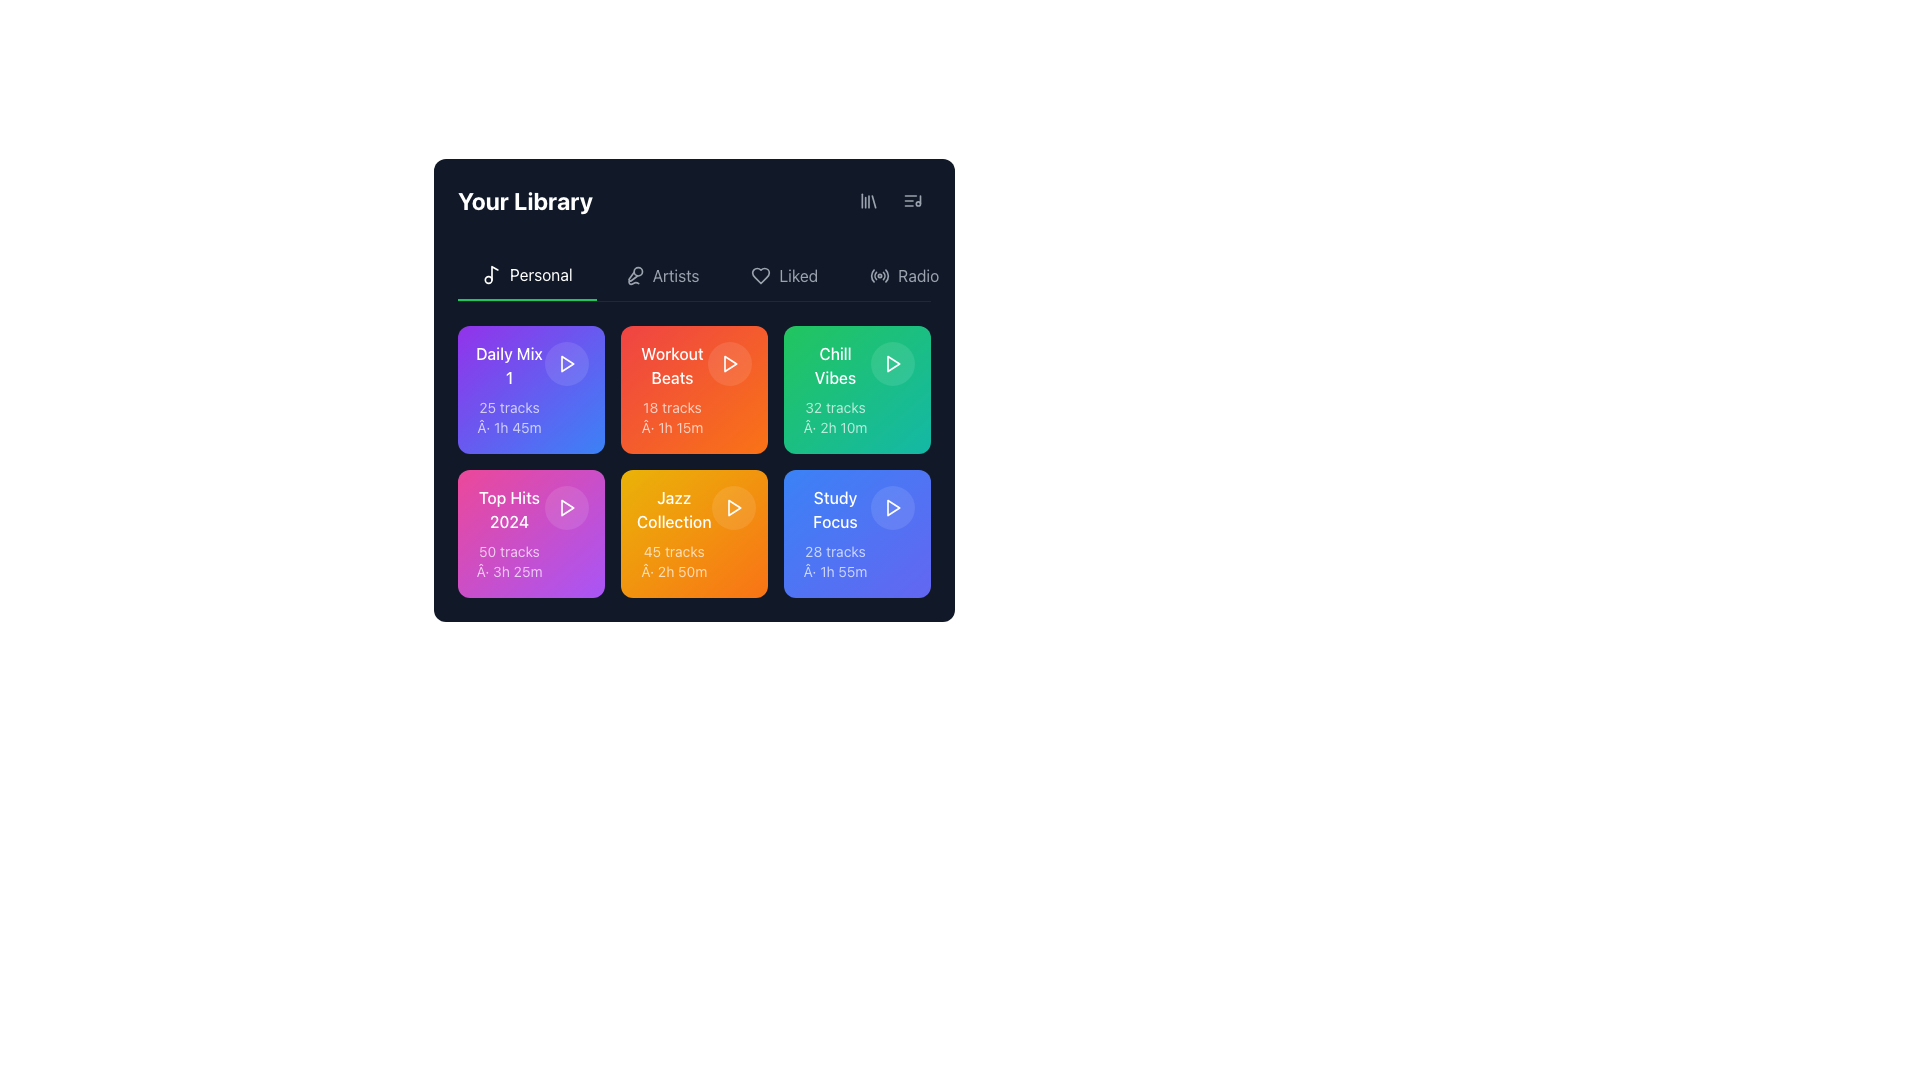 The height and width of the screenshot is (1080, 1920). I want to click on the play button located in the top-right corner of the green rectangular card labeled 'Chill Vibes', so click(891, 363).